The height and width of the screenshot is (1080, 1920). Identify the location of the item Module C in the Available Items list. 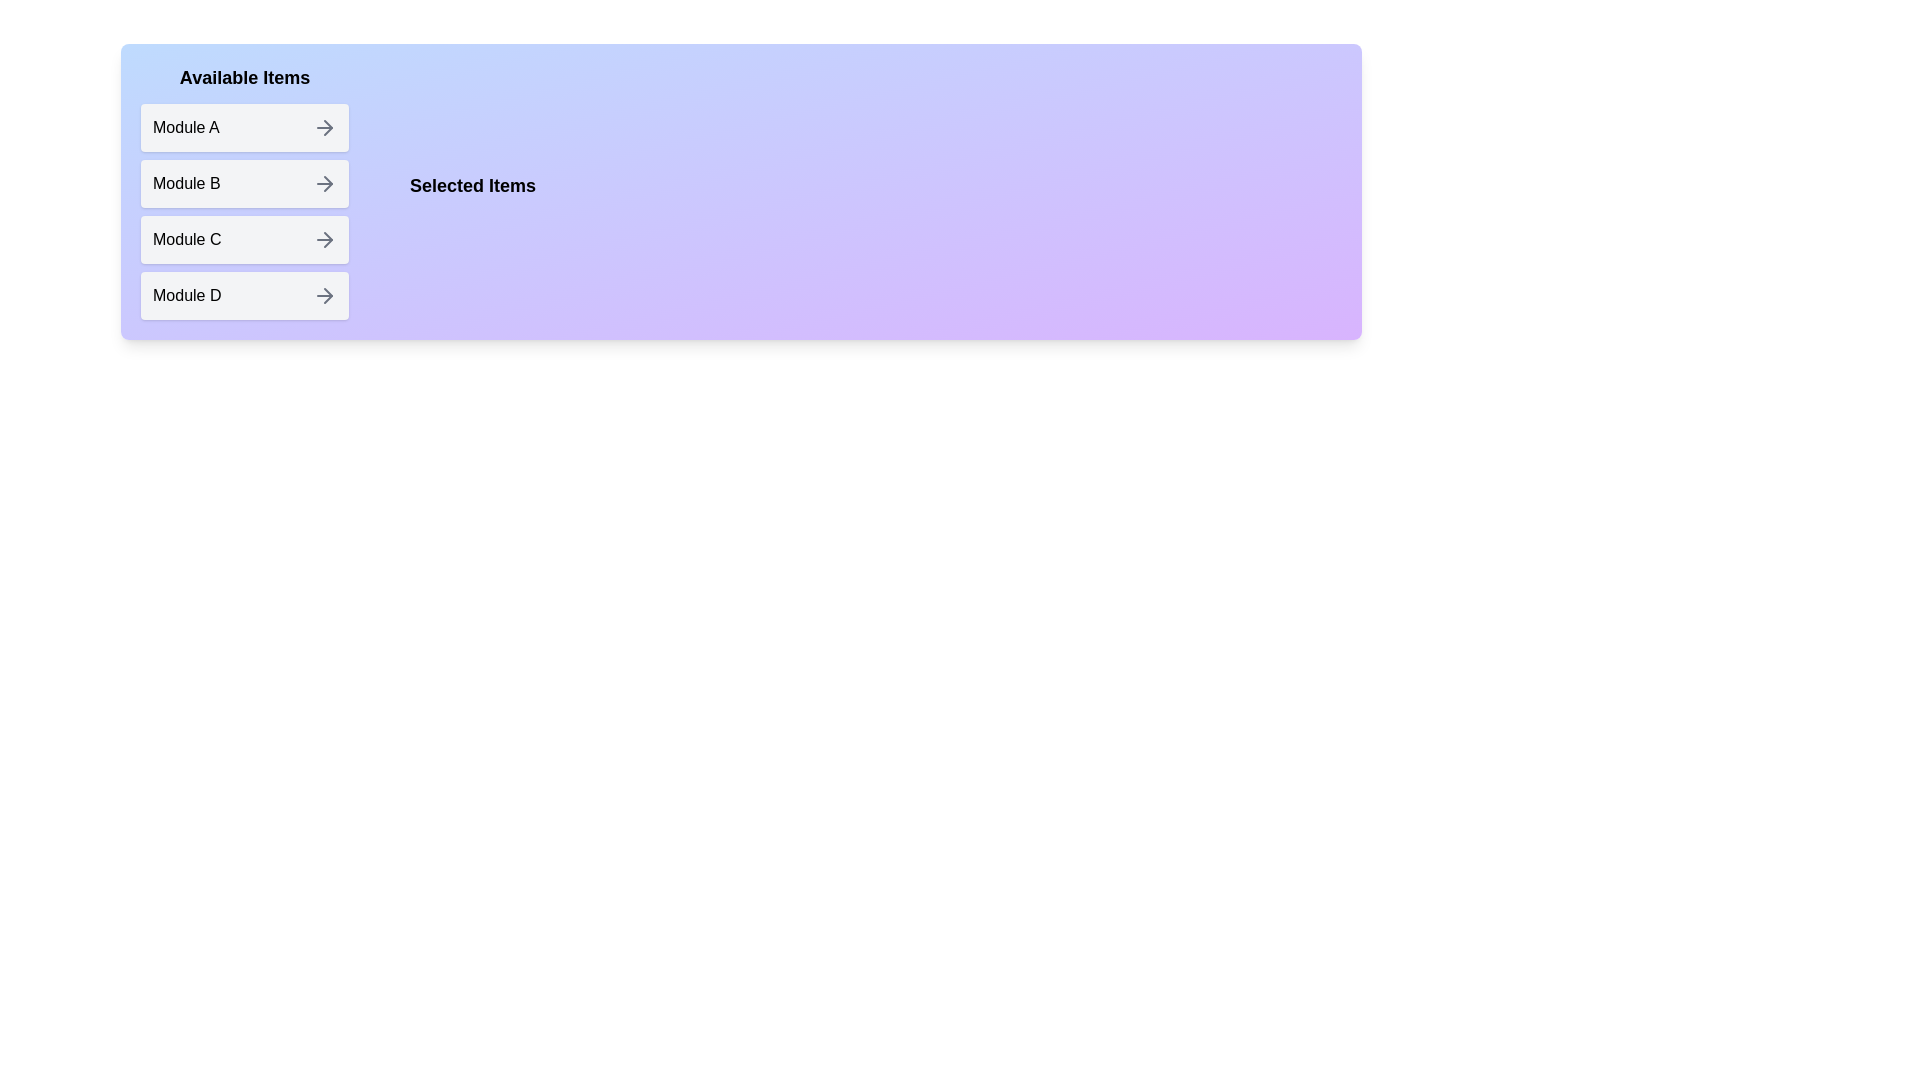
(243, 238).